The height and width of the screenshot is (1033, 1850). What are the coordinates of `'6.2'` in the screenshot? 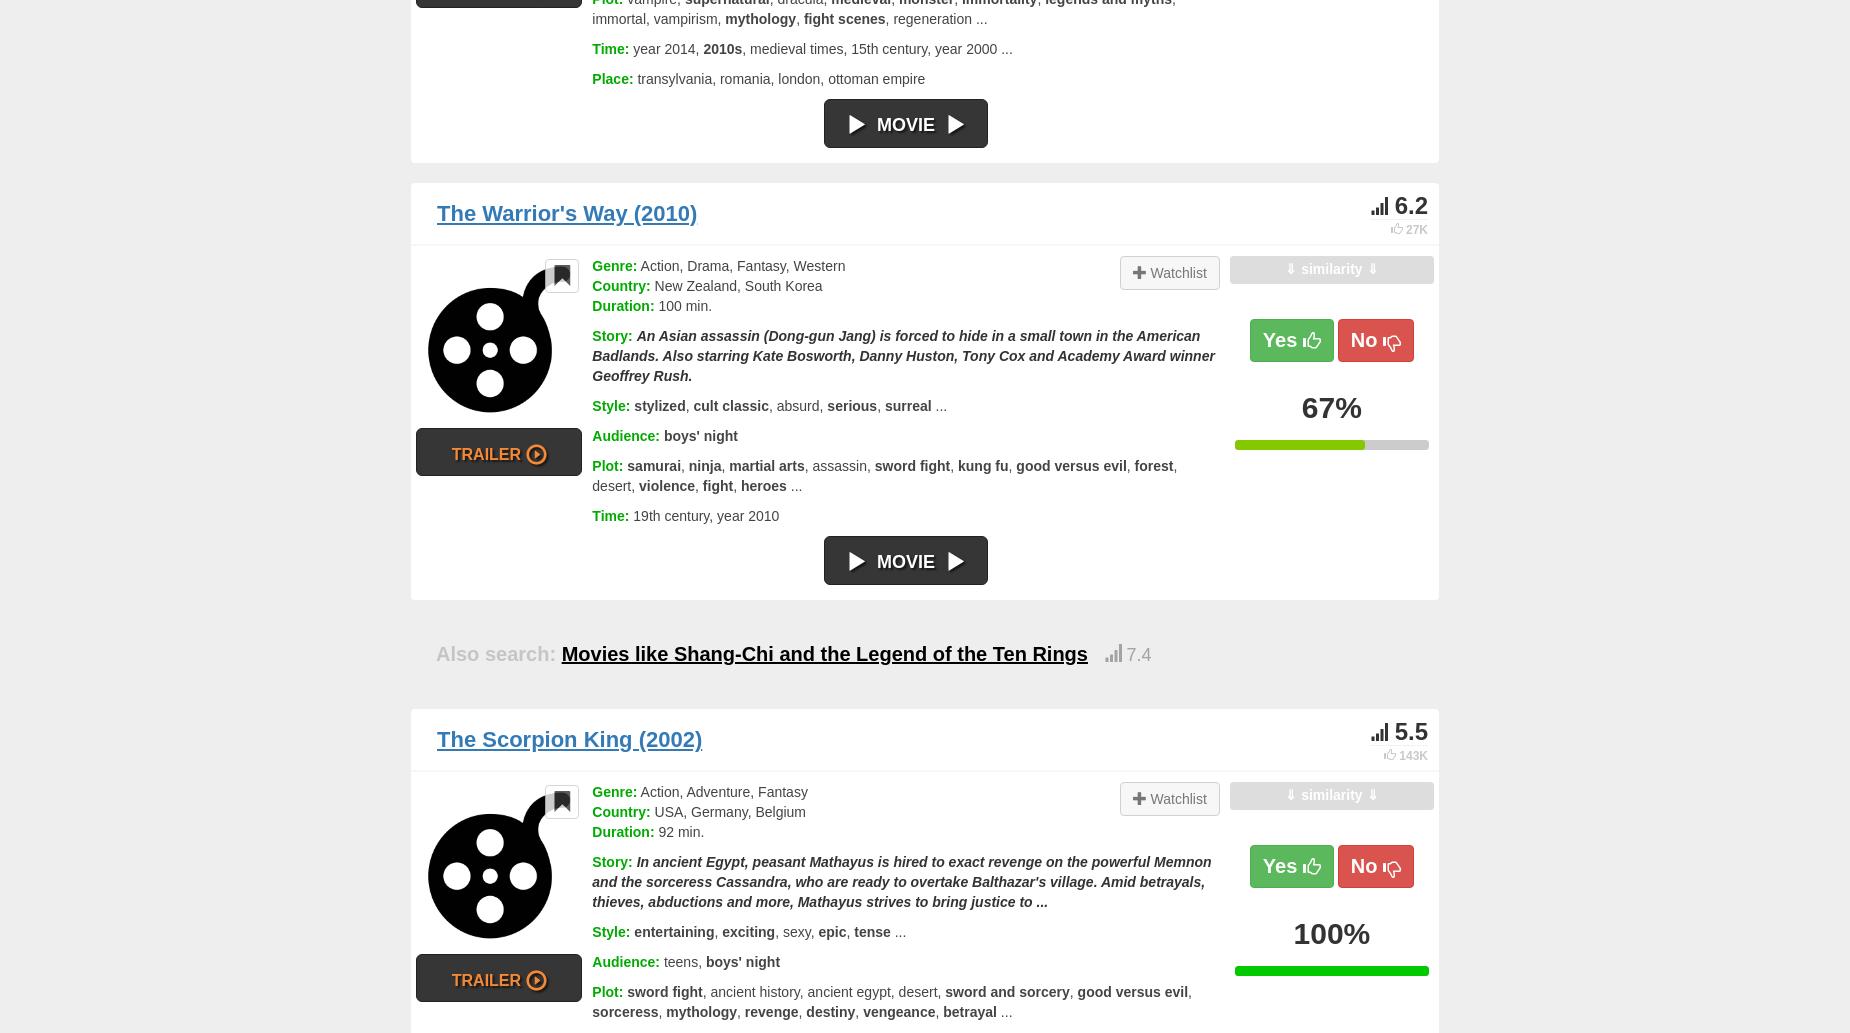 It's located at (1410, 203).